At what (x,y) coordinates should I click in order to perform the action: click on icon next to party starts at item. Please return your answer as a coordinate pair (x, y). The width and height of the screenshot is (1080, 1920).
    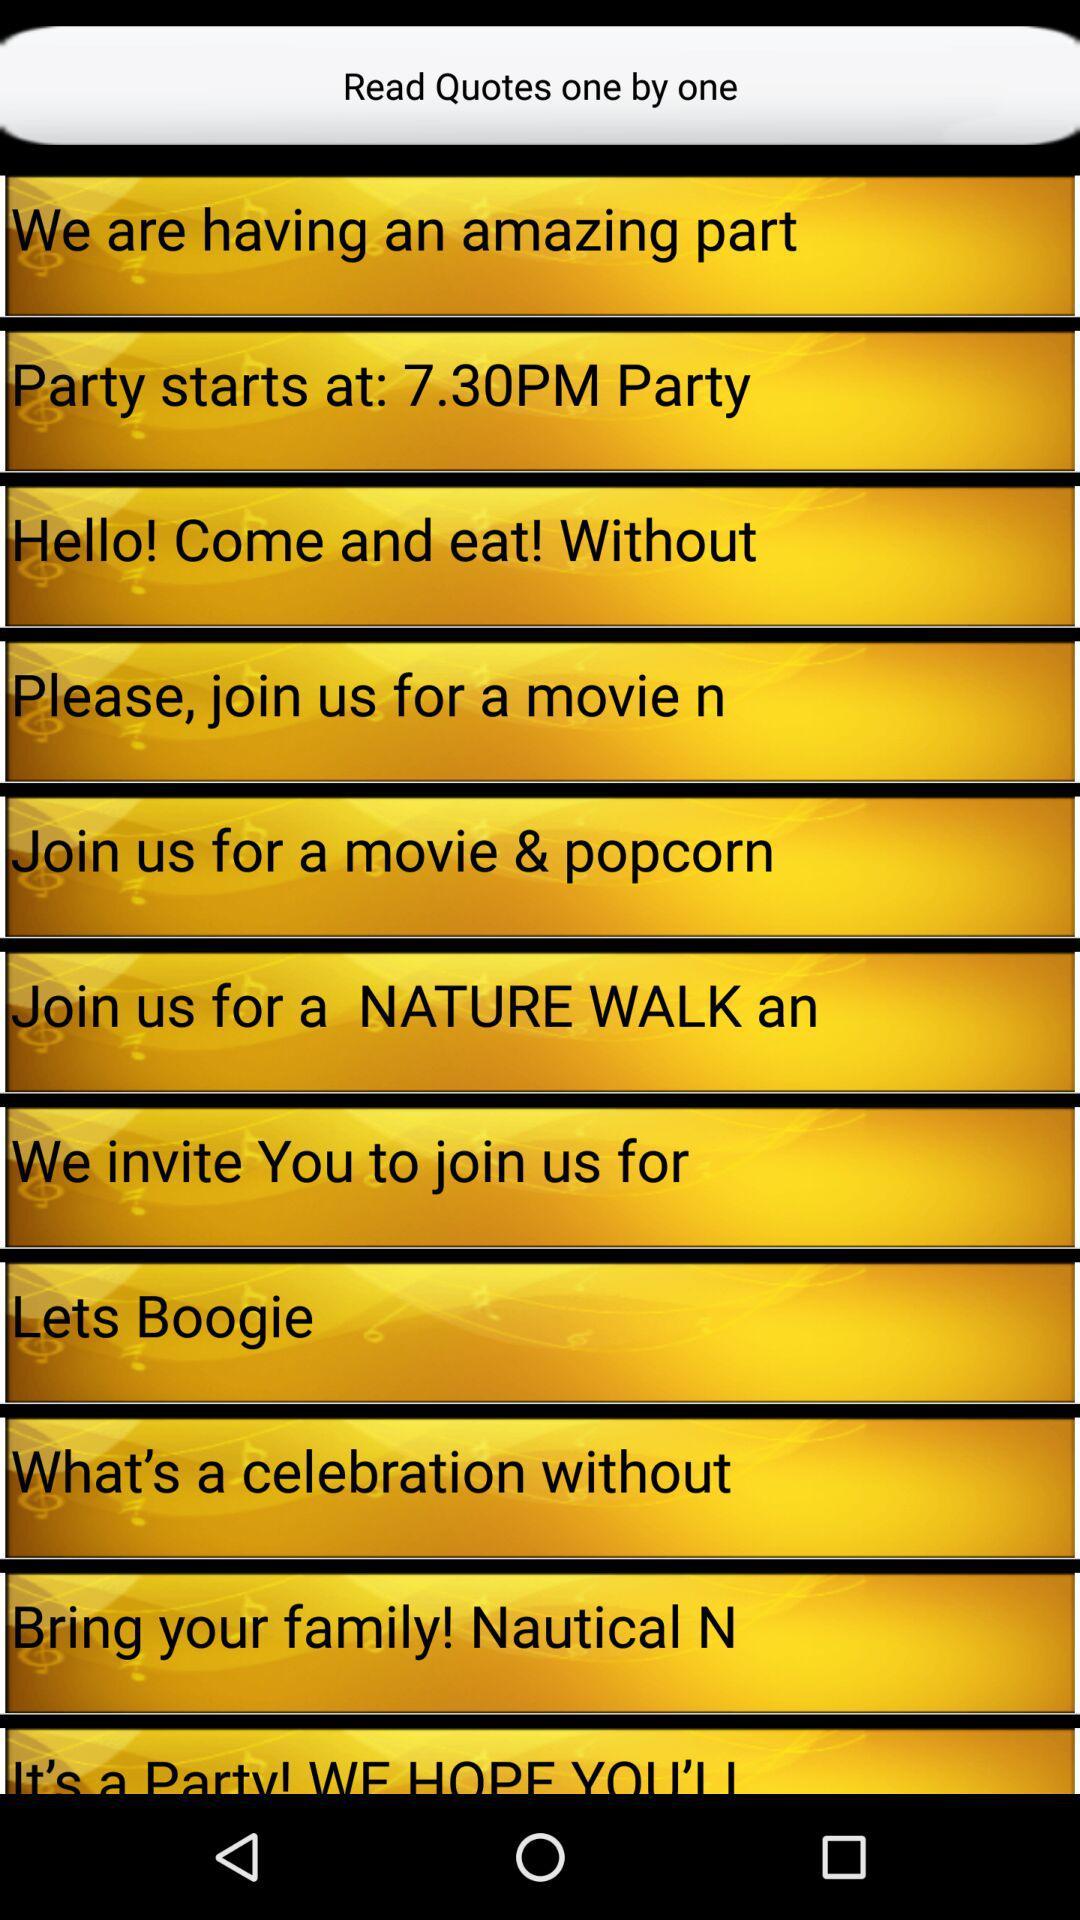
    Looking at the image, I should click on (1076, 400).